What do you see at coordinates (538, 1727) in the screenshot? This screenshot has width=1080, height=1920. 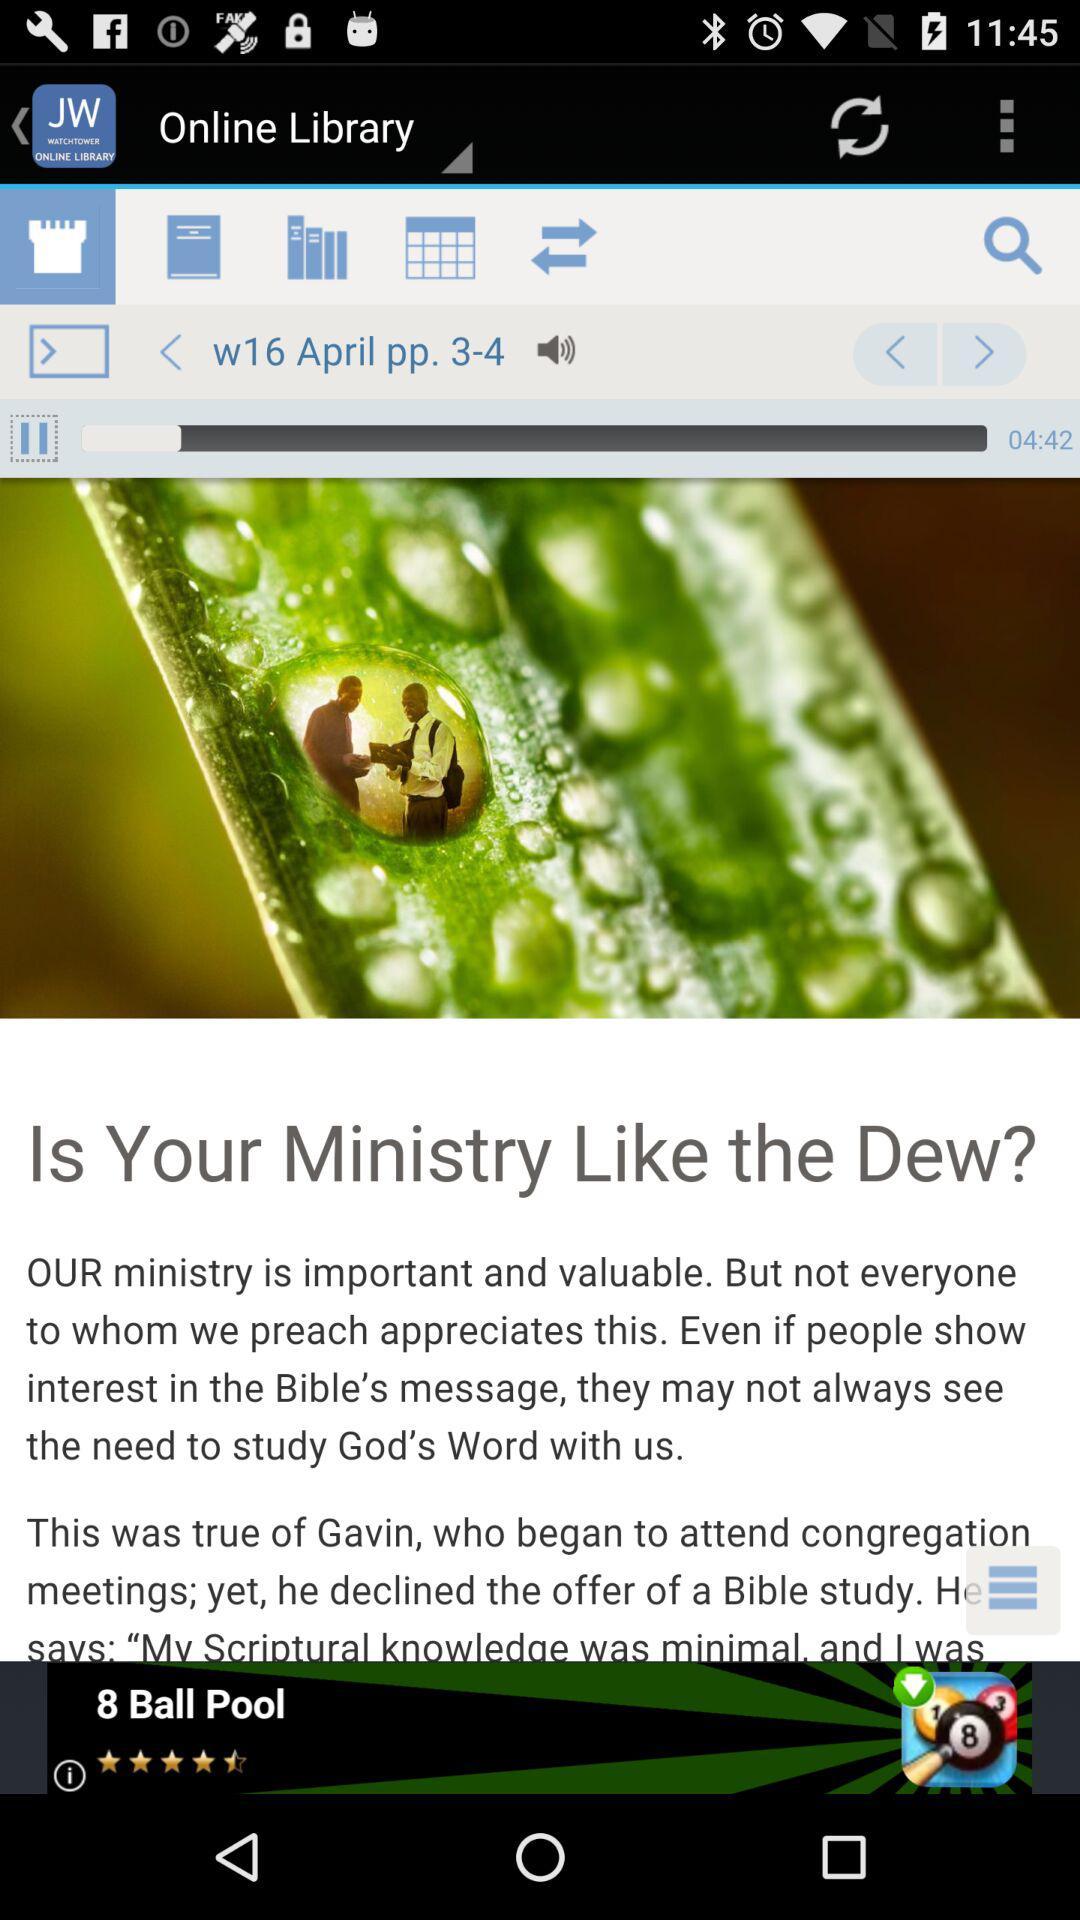 I see `open advertisement` at bounding box center [538, 1727].